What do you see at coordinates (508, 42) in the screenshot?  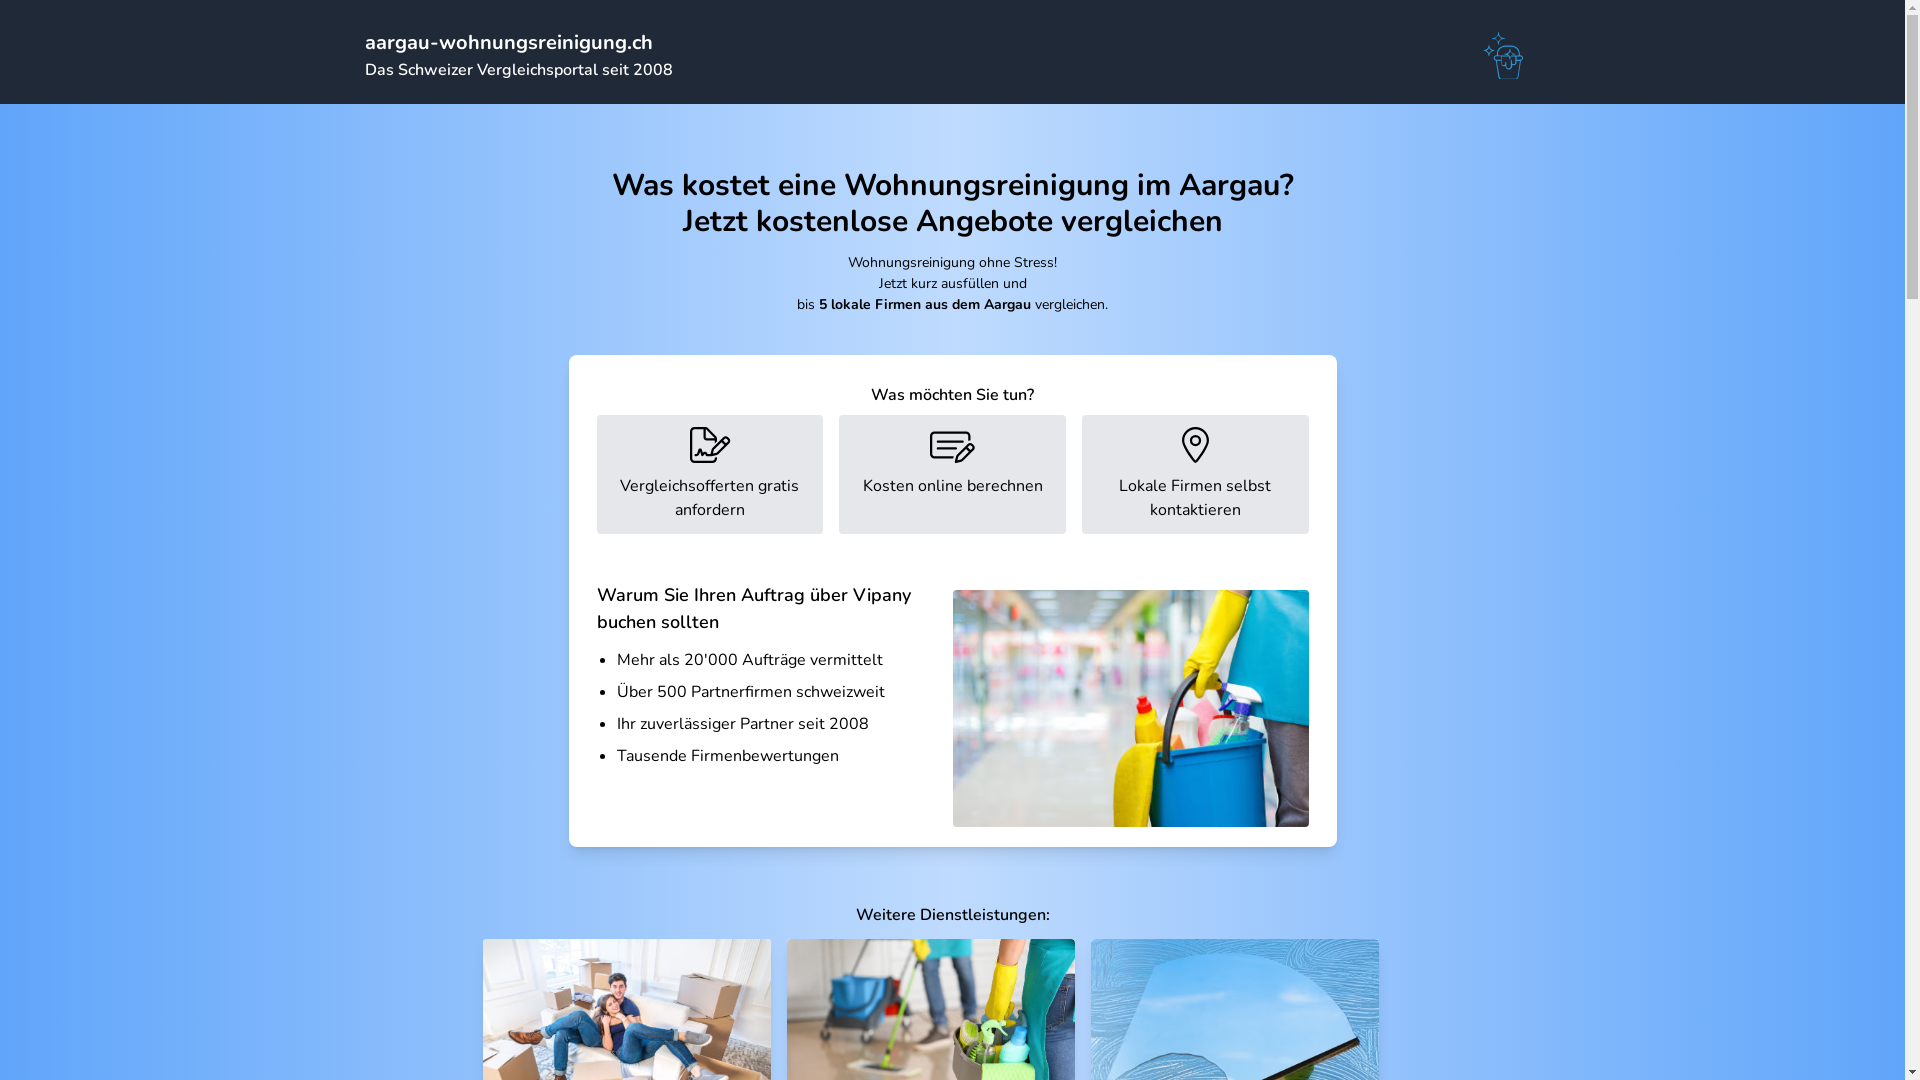 I see `'aargau-wohnungsreinigung.ch'` at bounding box center [508, 42].